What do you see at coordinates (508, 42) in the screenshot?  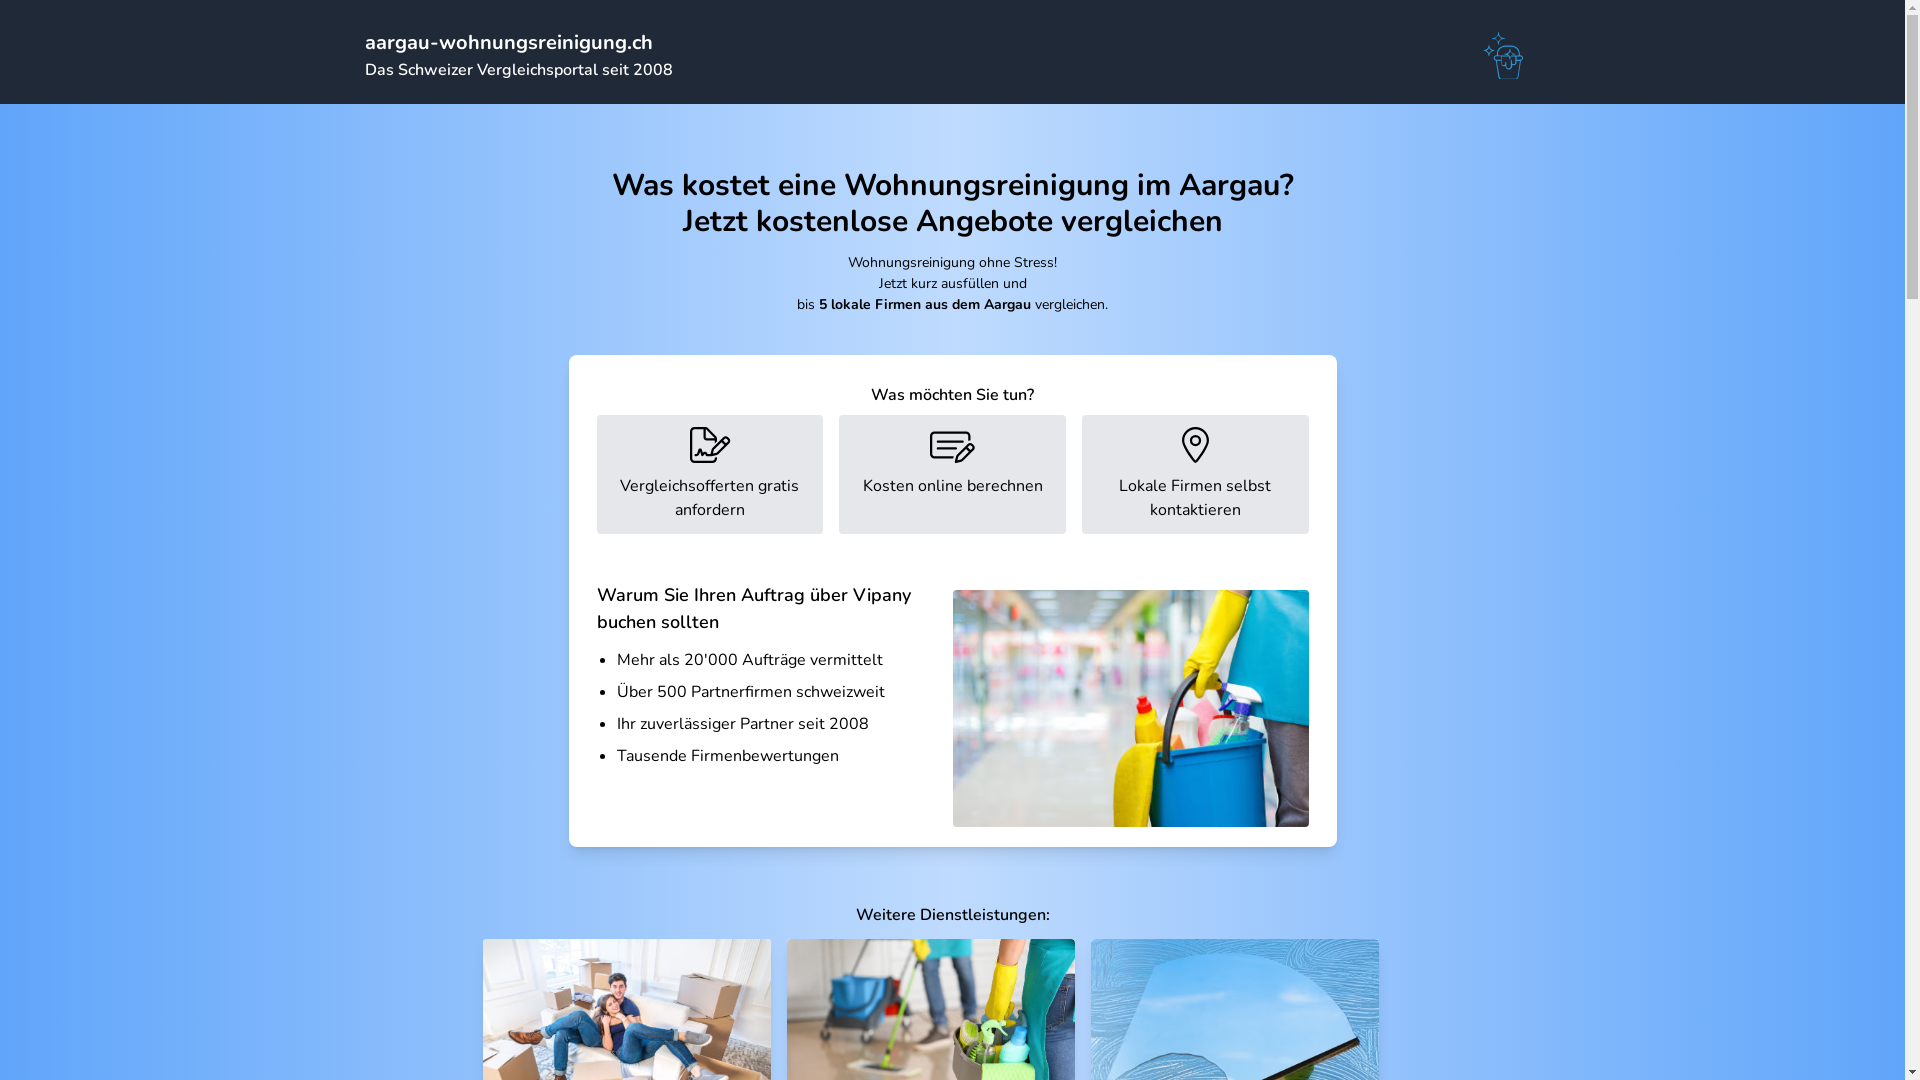 I see `'aargau-wohnungsreinigung.ch'` at bounding box center [508, 42].